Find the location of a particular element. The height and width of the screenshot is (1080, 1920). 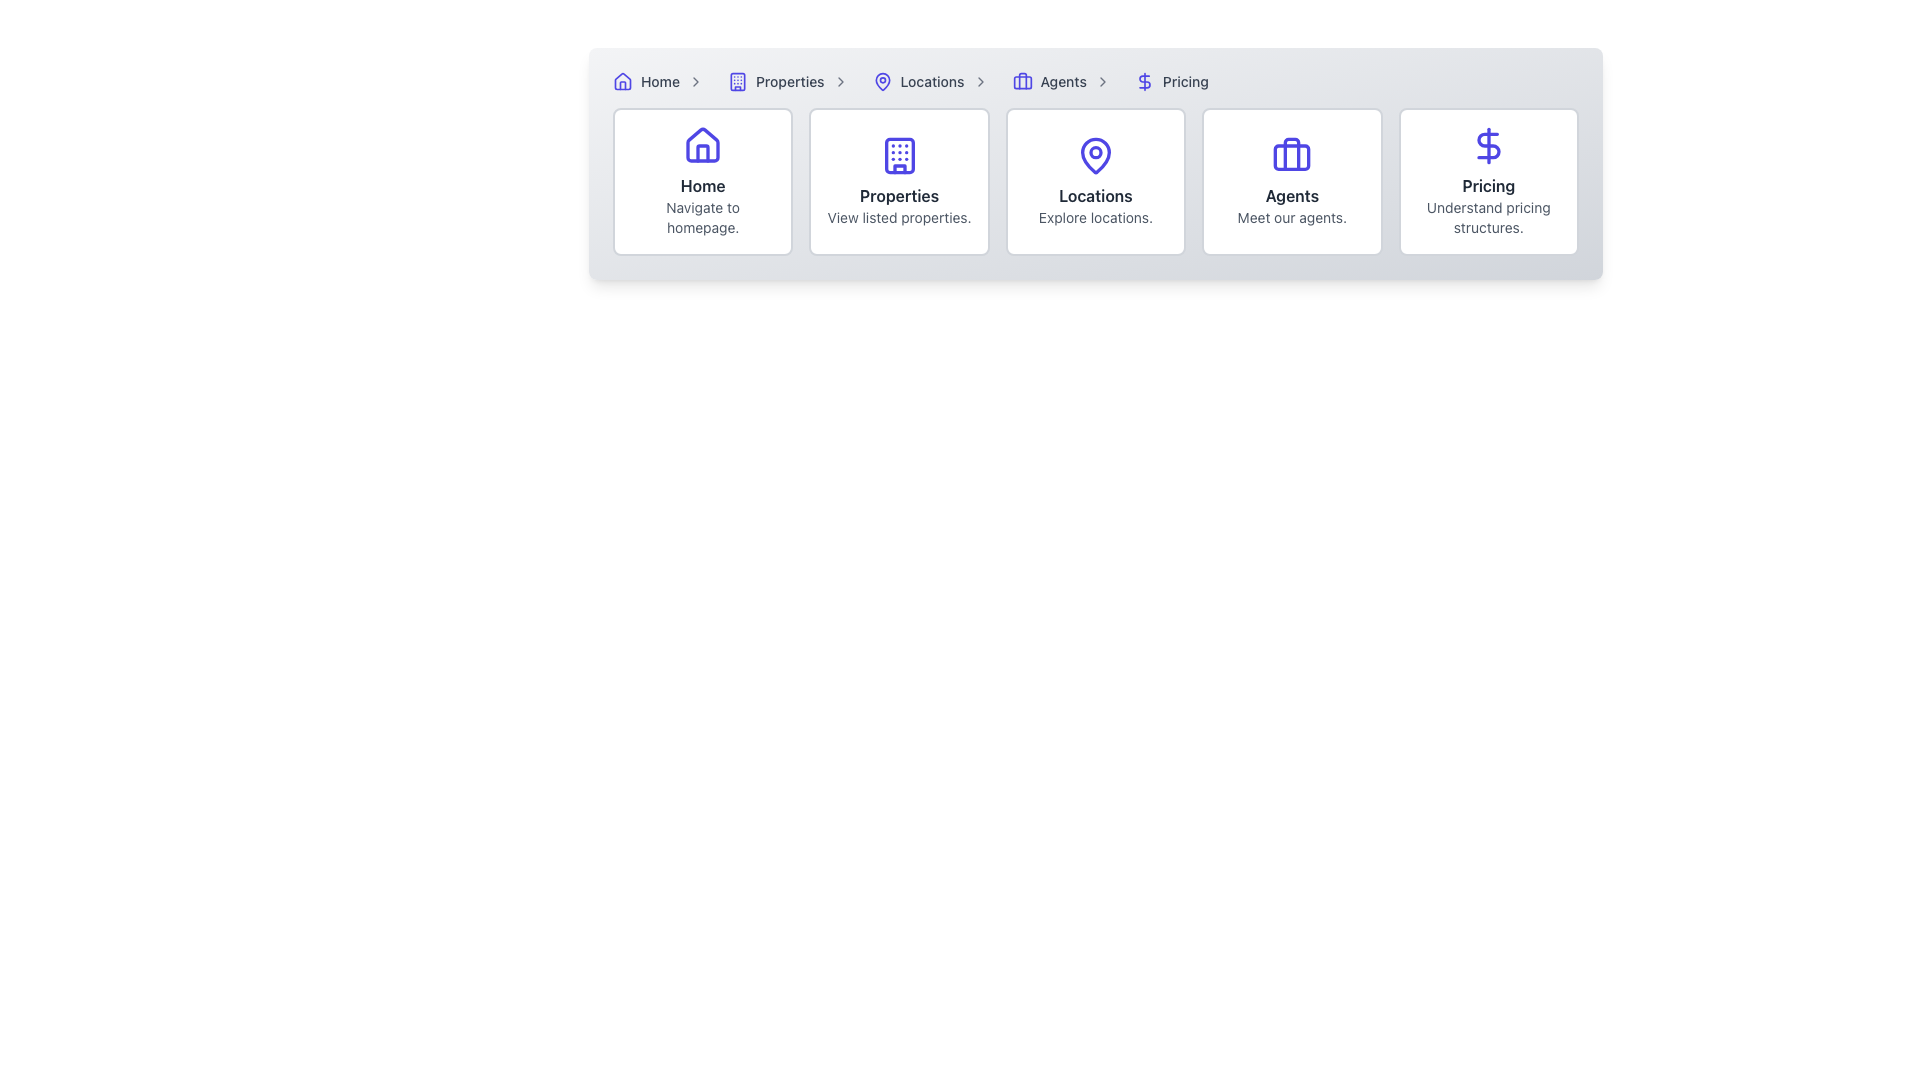

the 'Home' SVG icon located above the text label 'Home' in the first card of the navigation options is located at coordinates (703, 145).